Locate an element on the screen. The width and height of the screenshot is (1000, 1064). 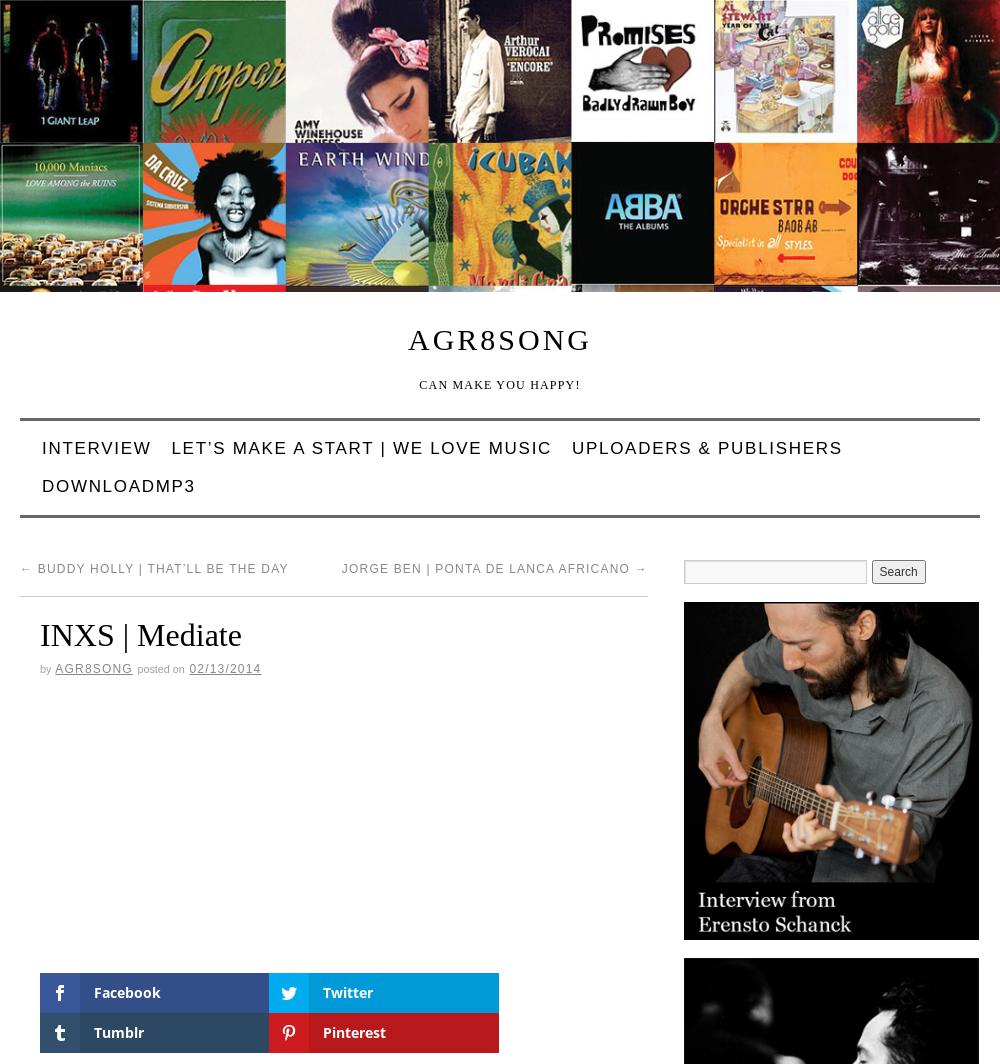
'Posted on' is located at coordinates (160, 667).